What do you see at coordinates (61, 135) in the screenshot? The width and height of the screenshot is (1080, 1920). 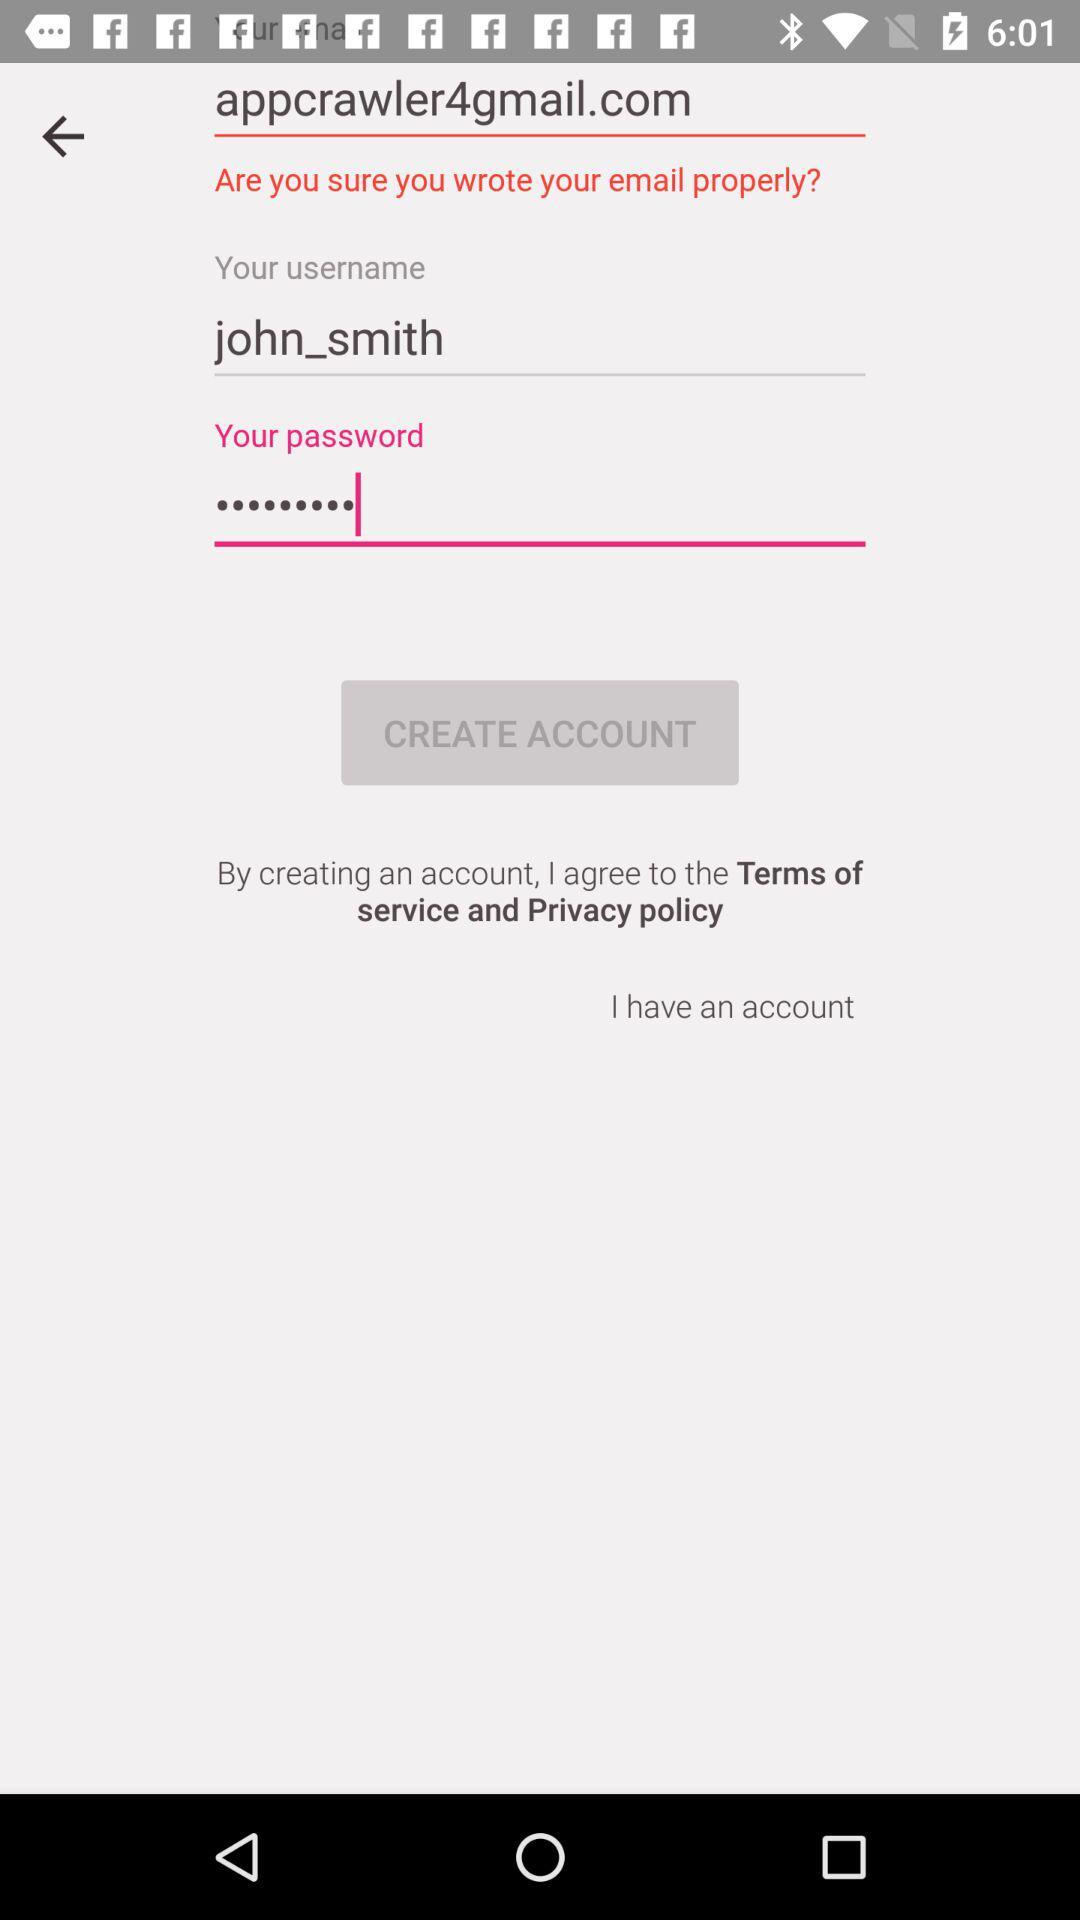 I see `goto back` at bounding box center [61, 135].